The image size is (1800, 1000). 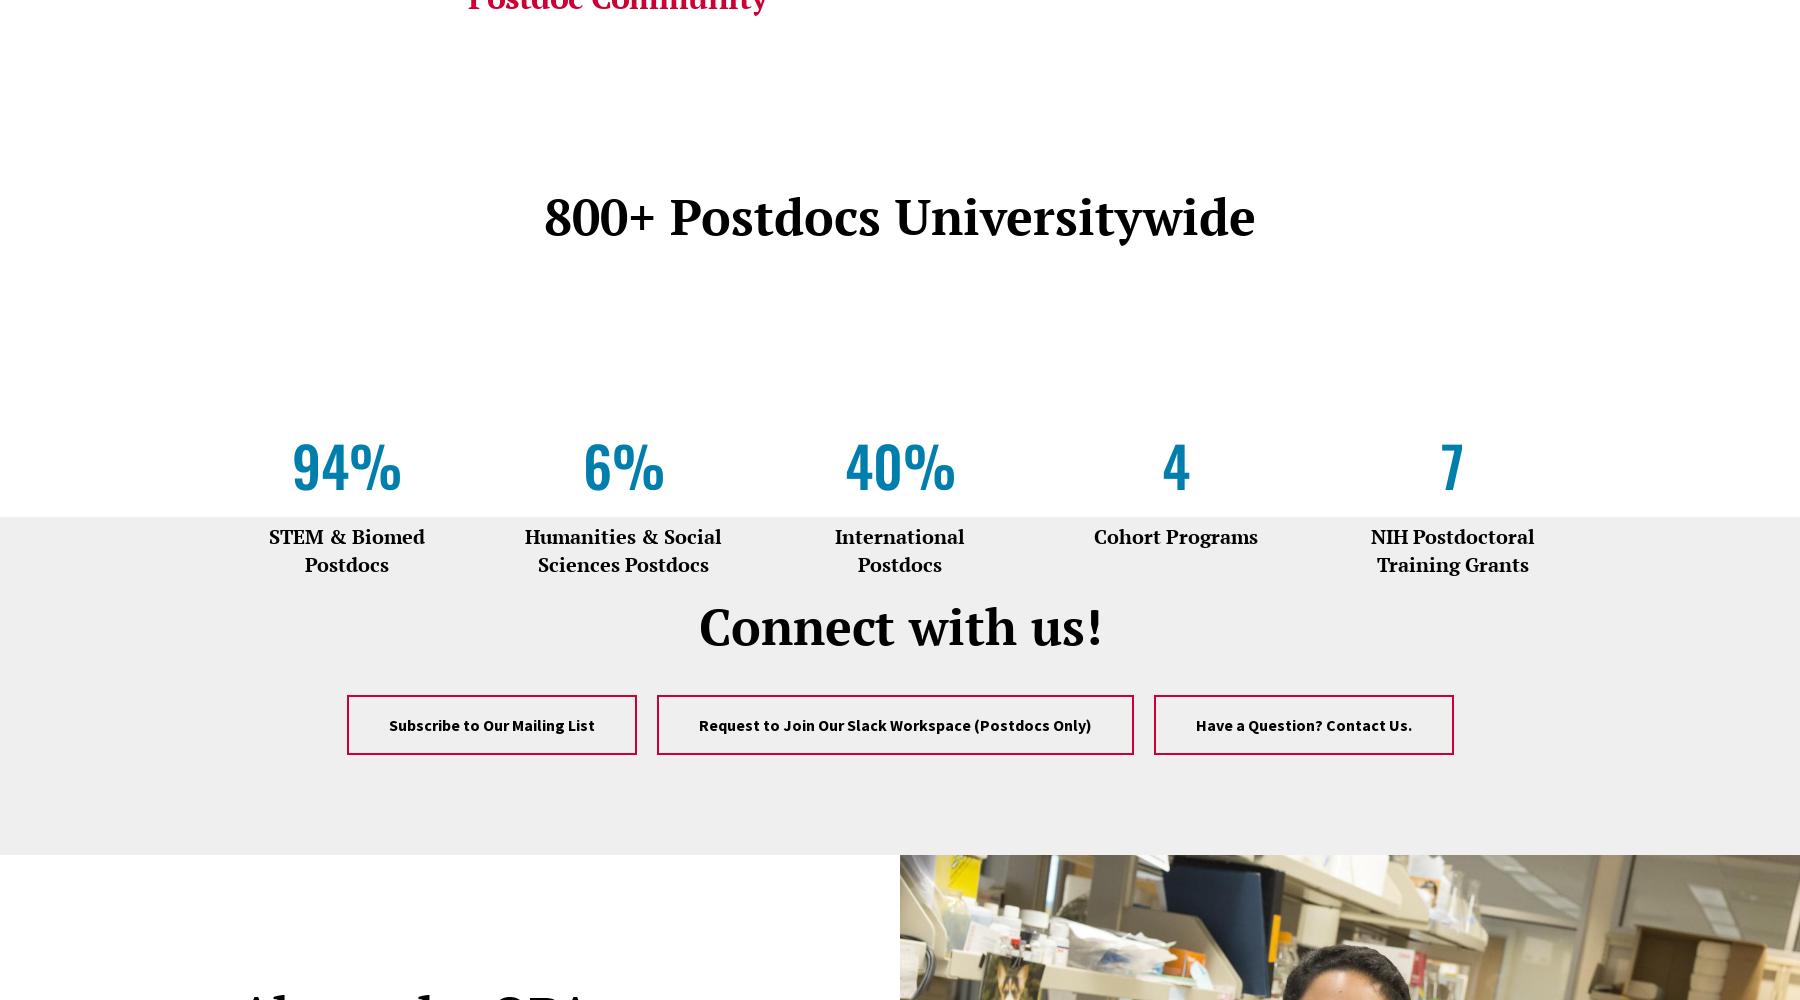 What do you see at coordinates (1440, 463) in the screenshot?
I see `'7'` at bounding box center [1440, 463].